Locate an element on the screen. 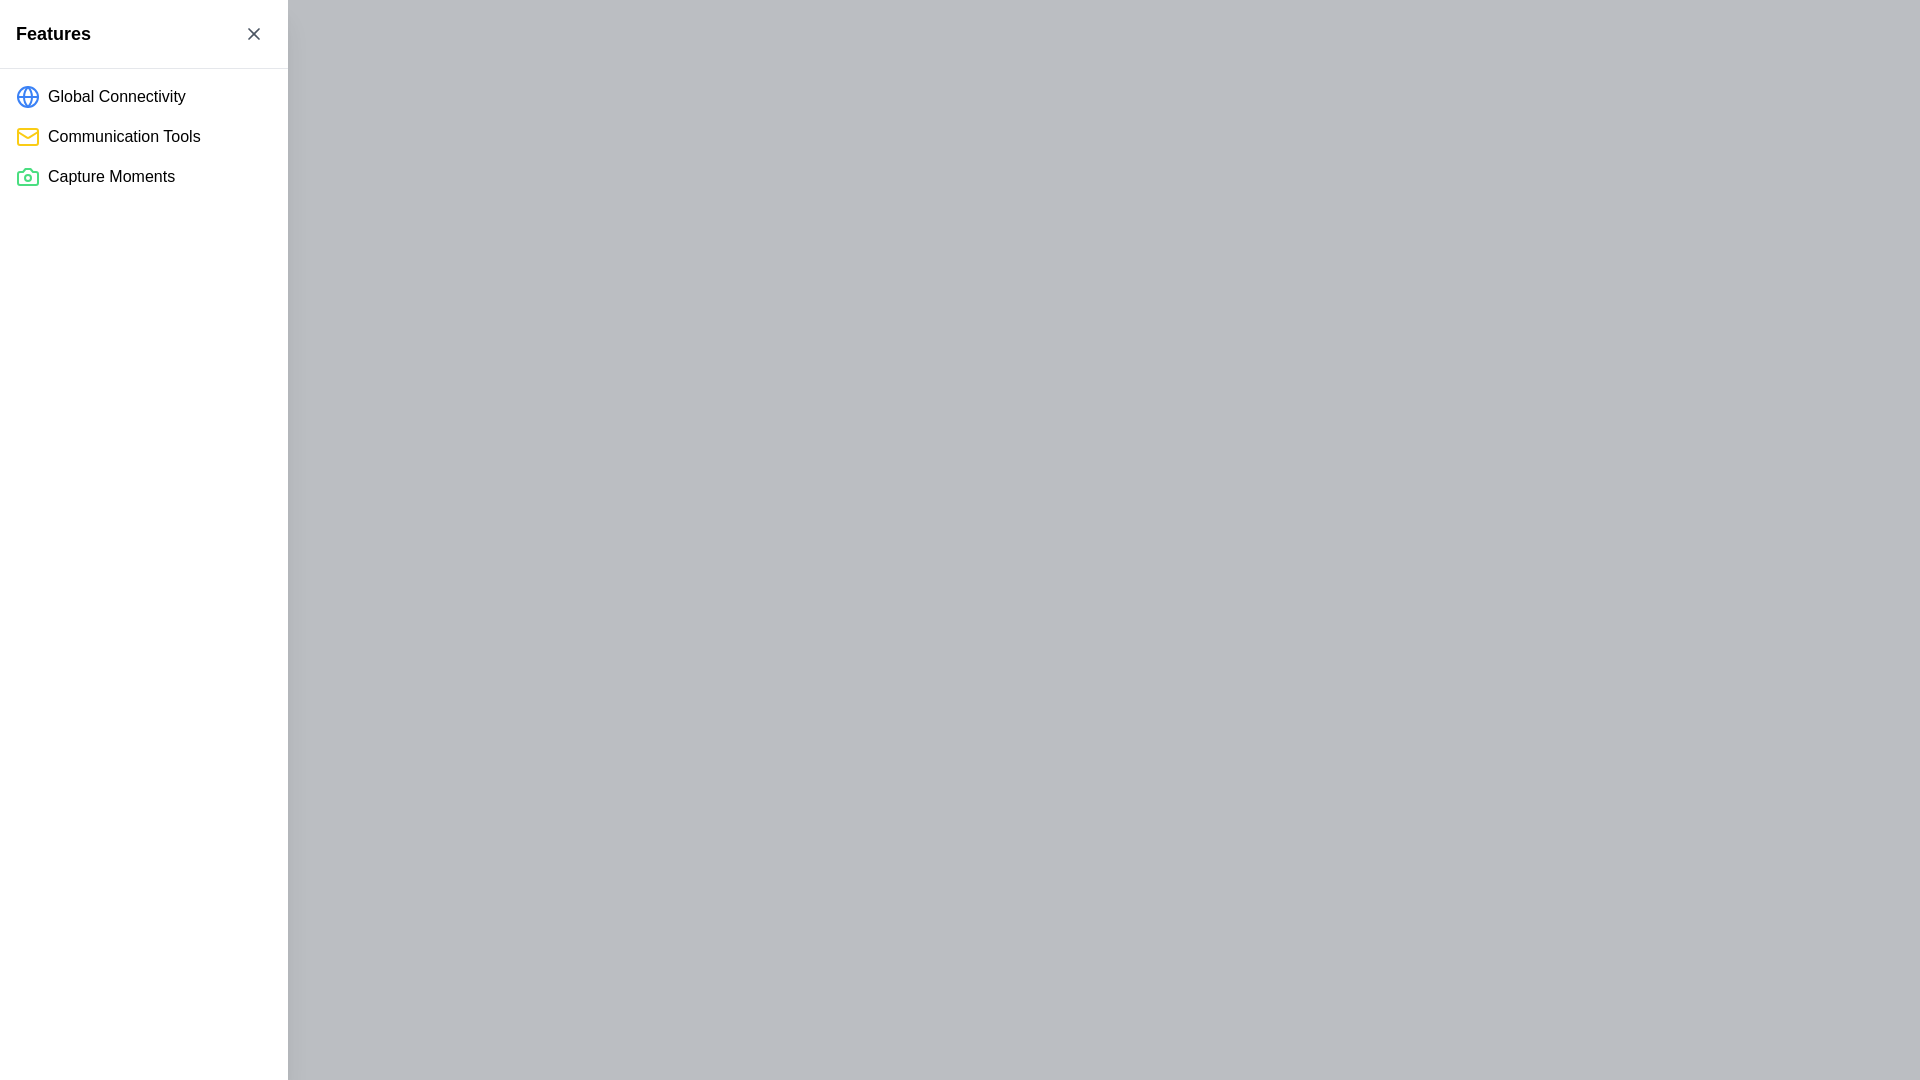  the 'Communication Tools' menu item, which is the second item in a vertical list of features in the sidebar menu is located at coordinates (143, 136).